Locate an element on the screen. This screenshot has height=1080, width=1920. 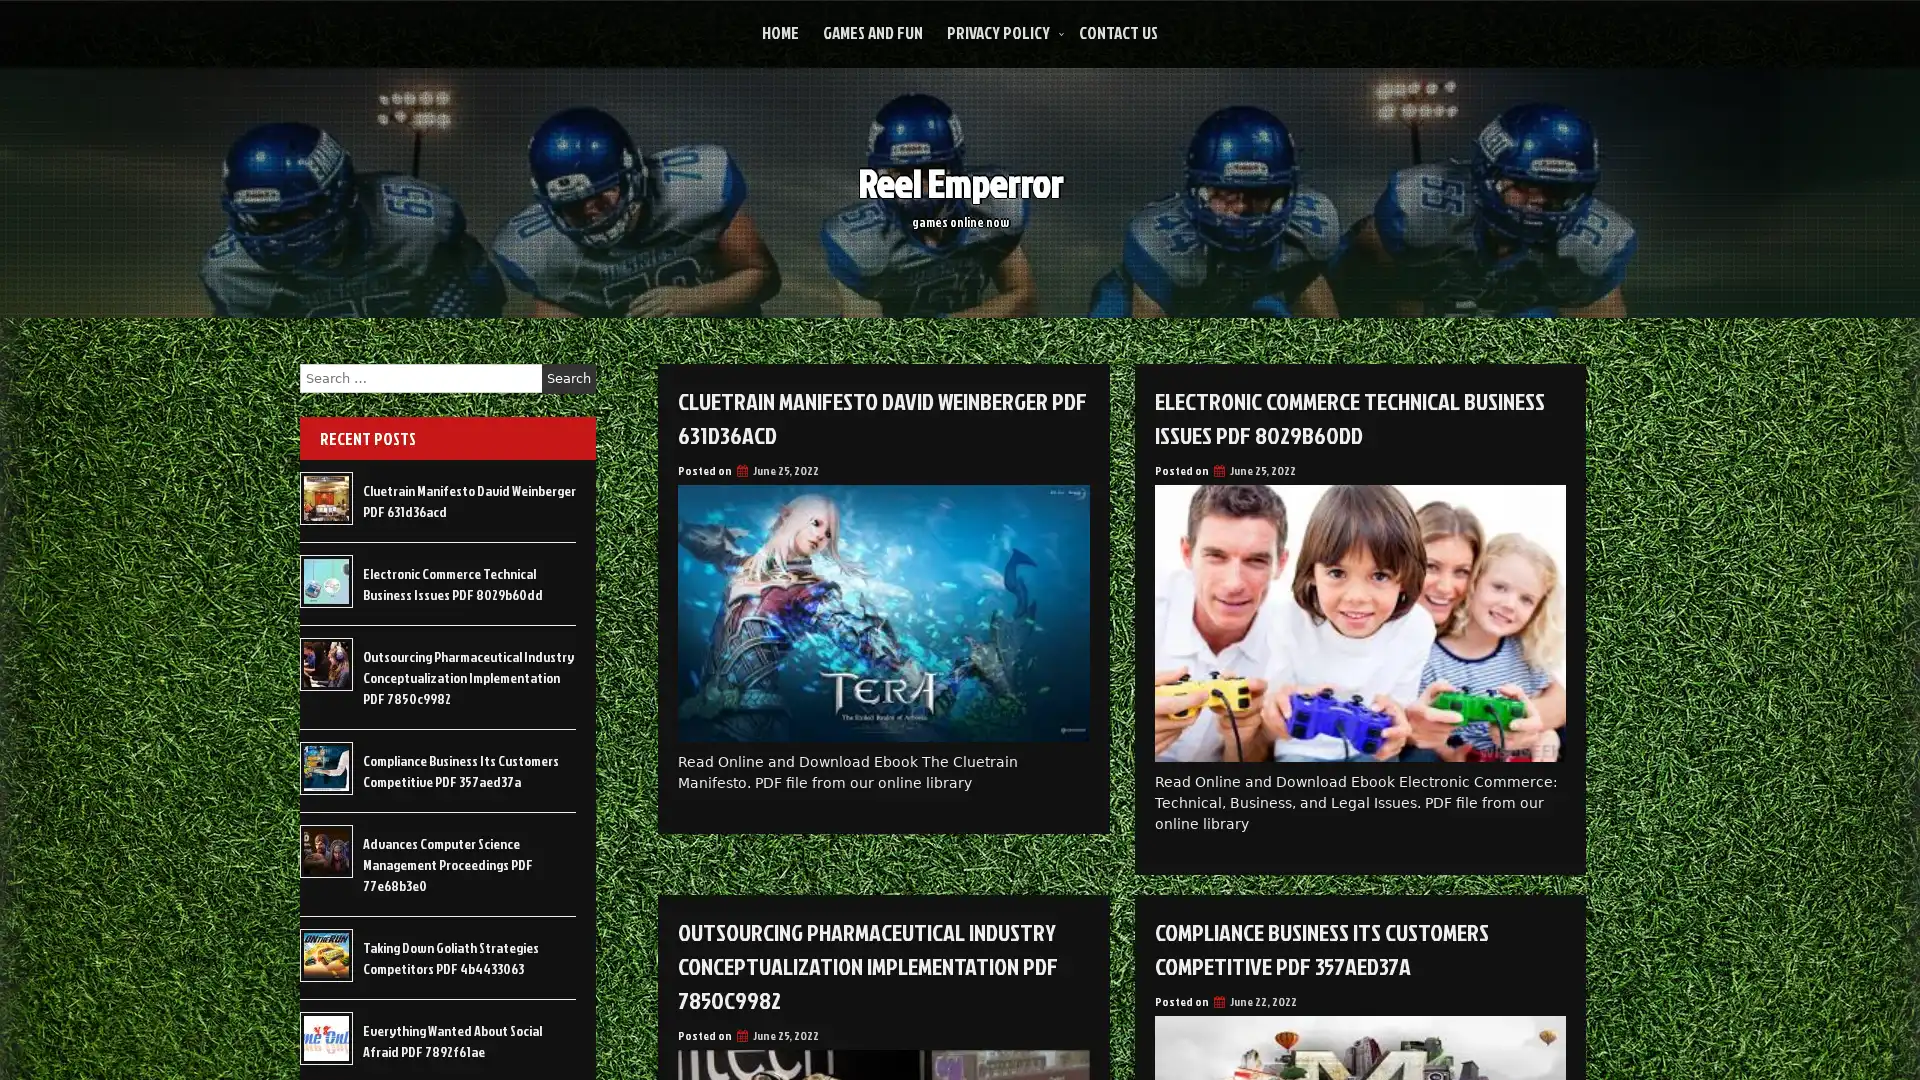
Search is located at coordinates (568, 378).